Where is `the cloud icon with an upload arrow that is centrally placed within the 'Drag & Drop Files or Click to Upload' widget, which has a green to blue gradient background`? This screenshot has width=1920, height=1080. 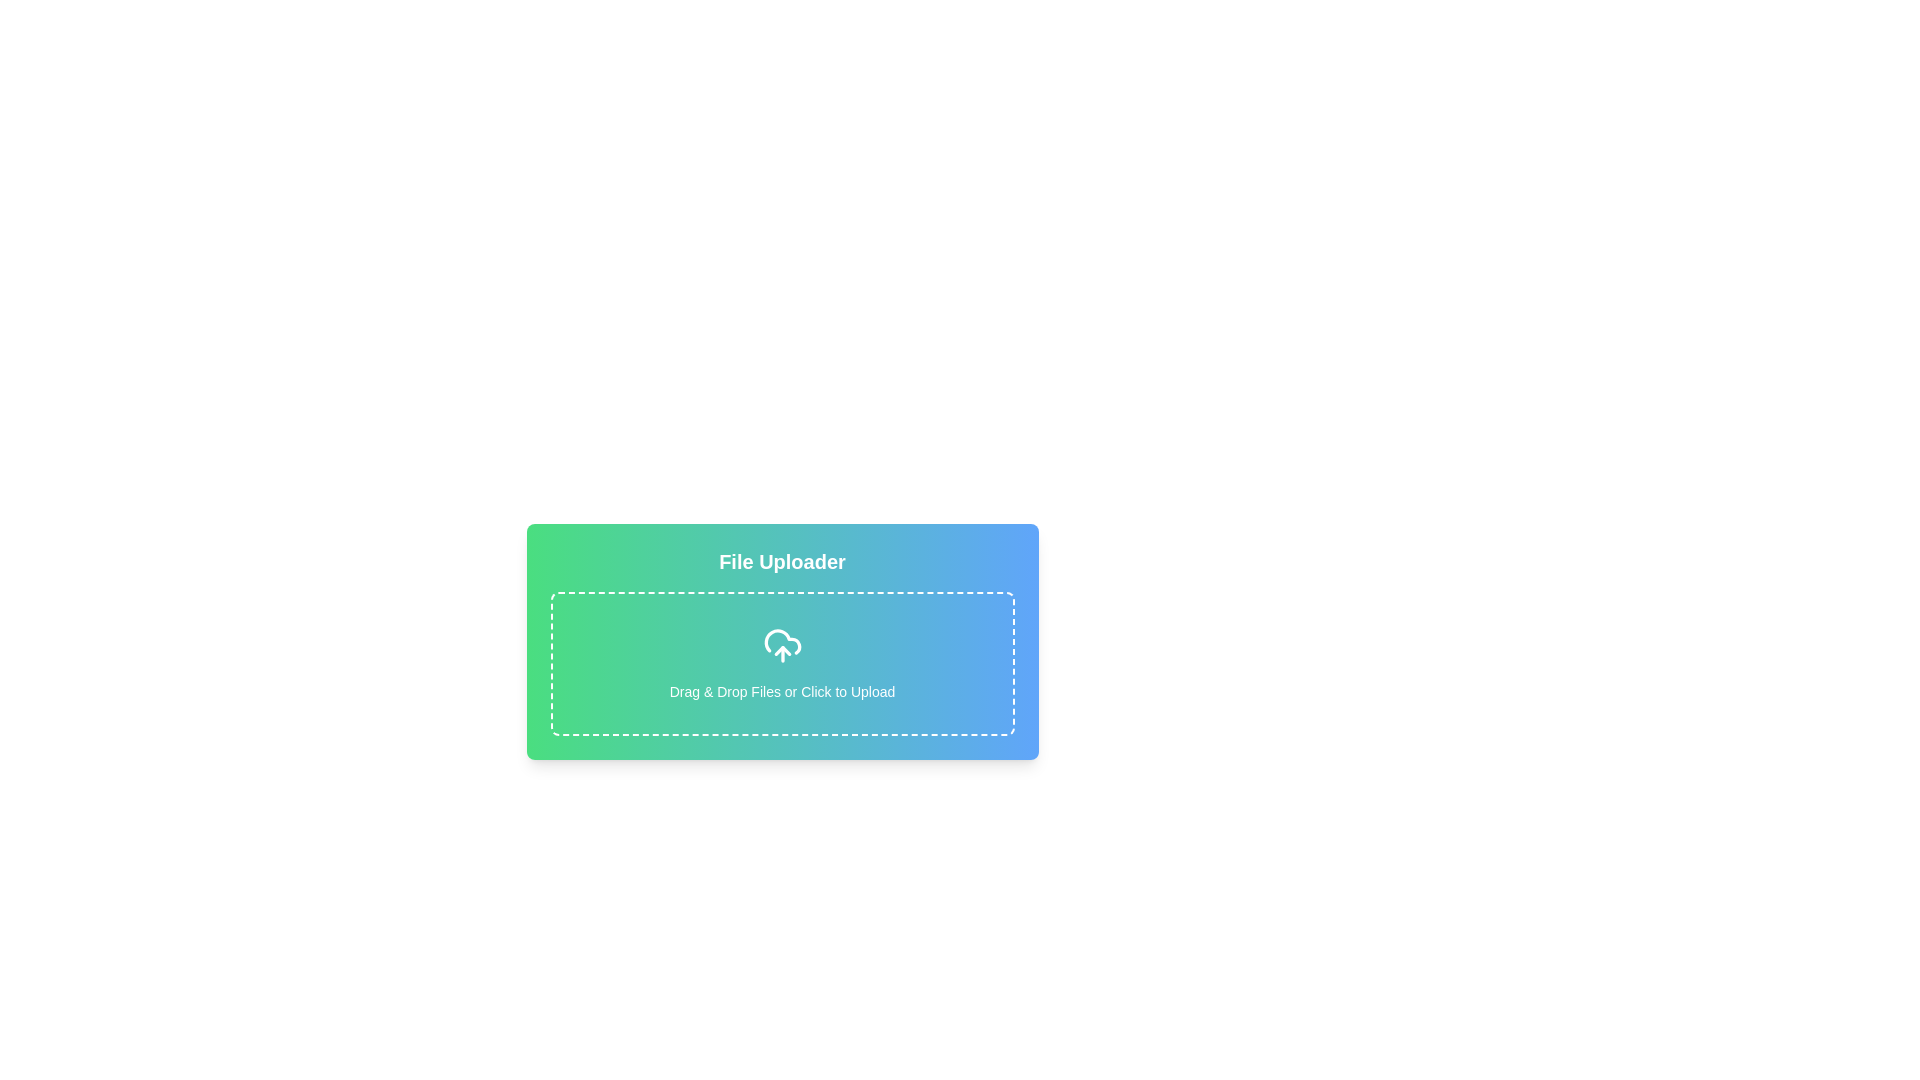 the cloud icon with an upload arrow that is centrally placed within the 'Drag & Drop Files or Click to Upload' widget, which has a green to blue gradient background is located at coordinates (781, 645).